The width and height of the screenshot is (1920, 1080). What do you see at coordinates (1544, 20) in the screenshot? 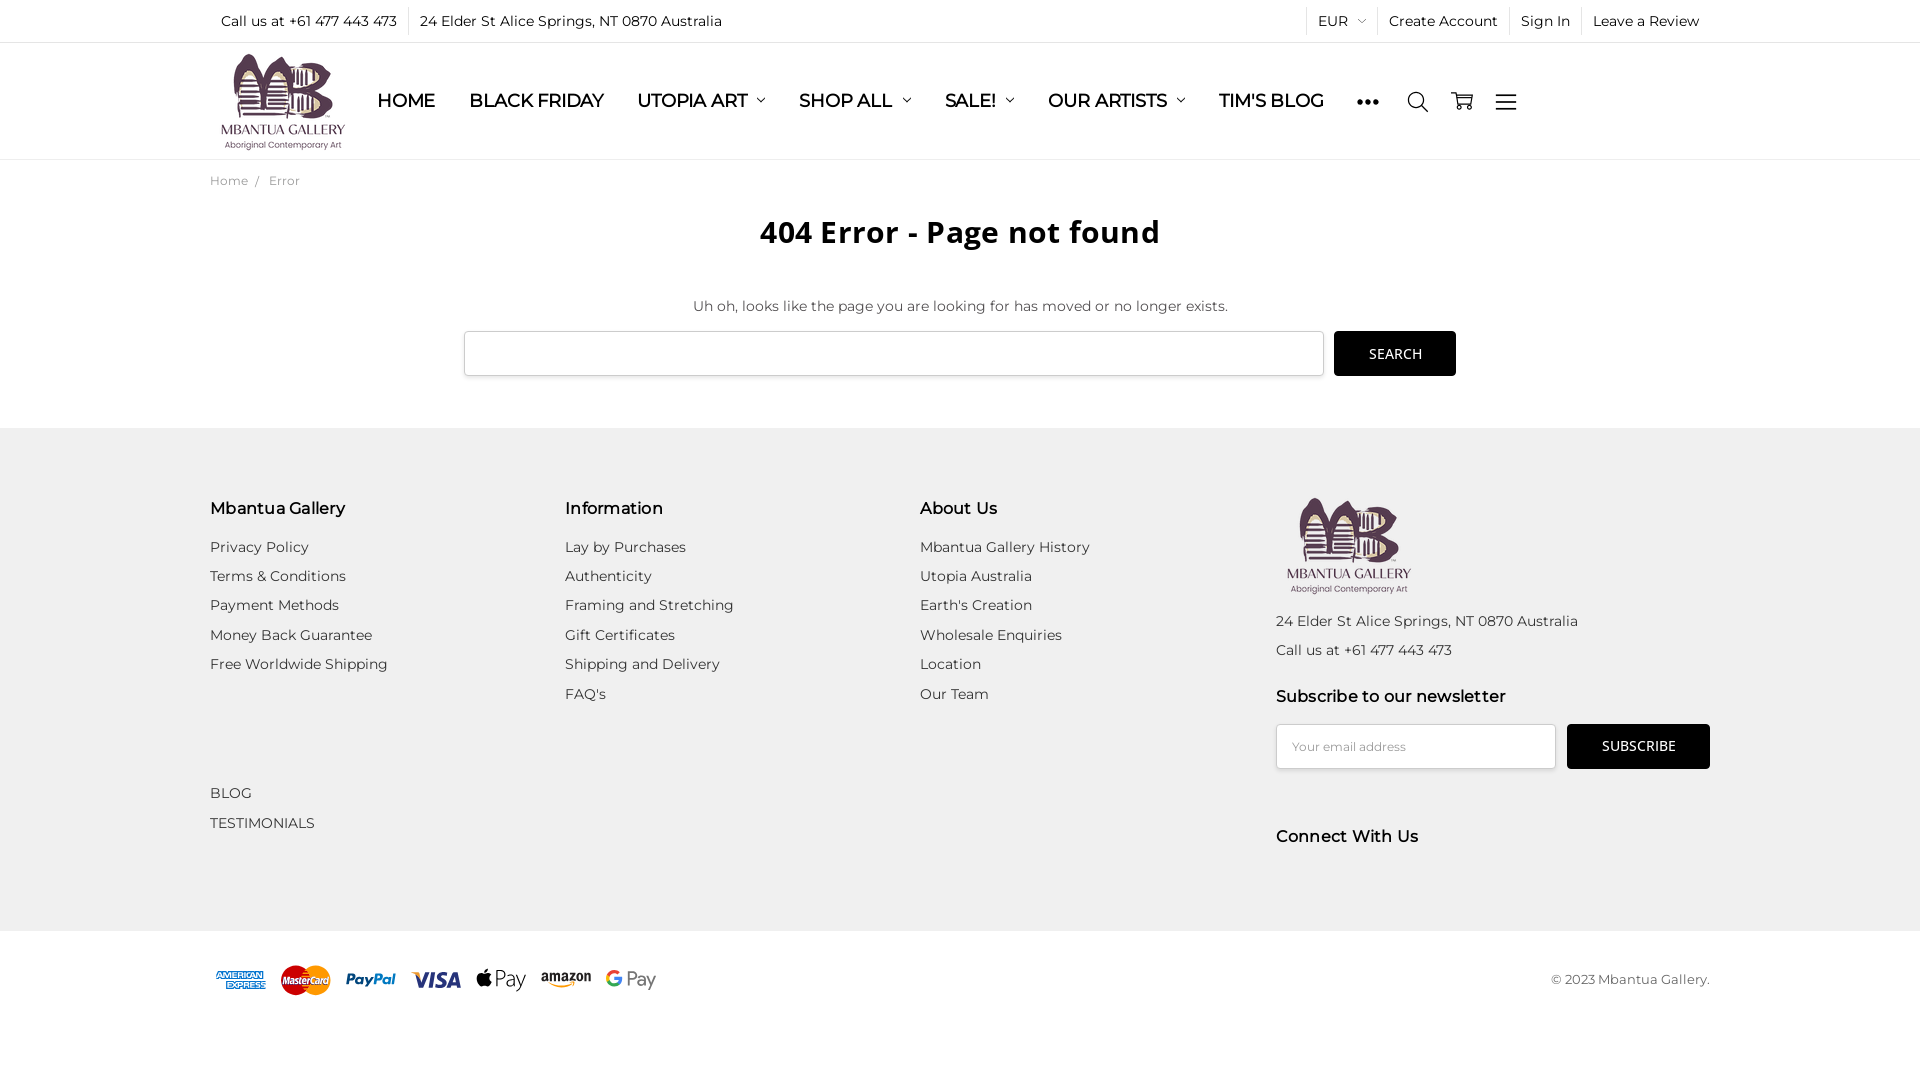
I see `'Sign In'` at bounding box center [1544, 20].